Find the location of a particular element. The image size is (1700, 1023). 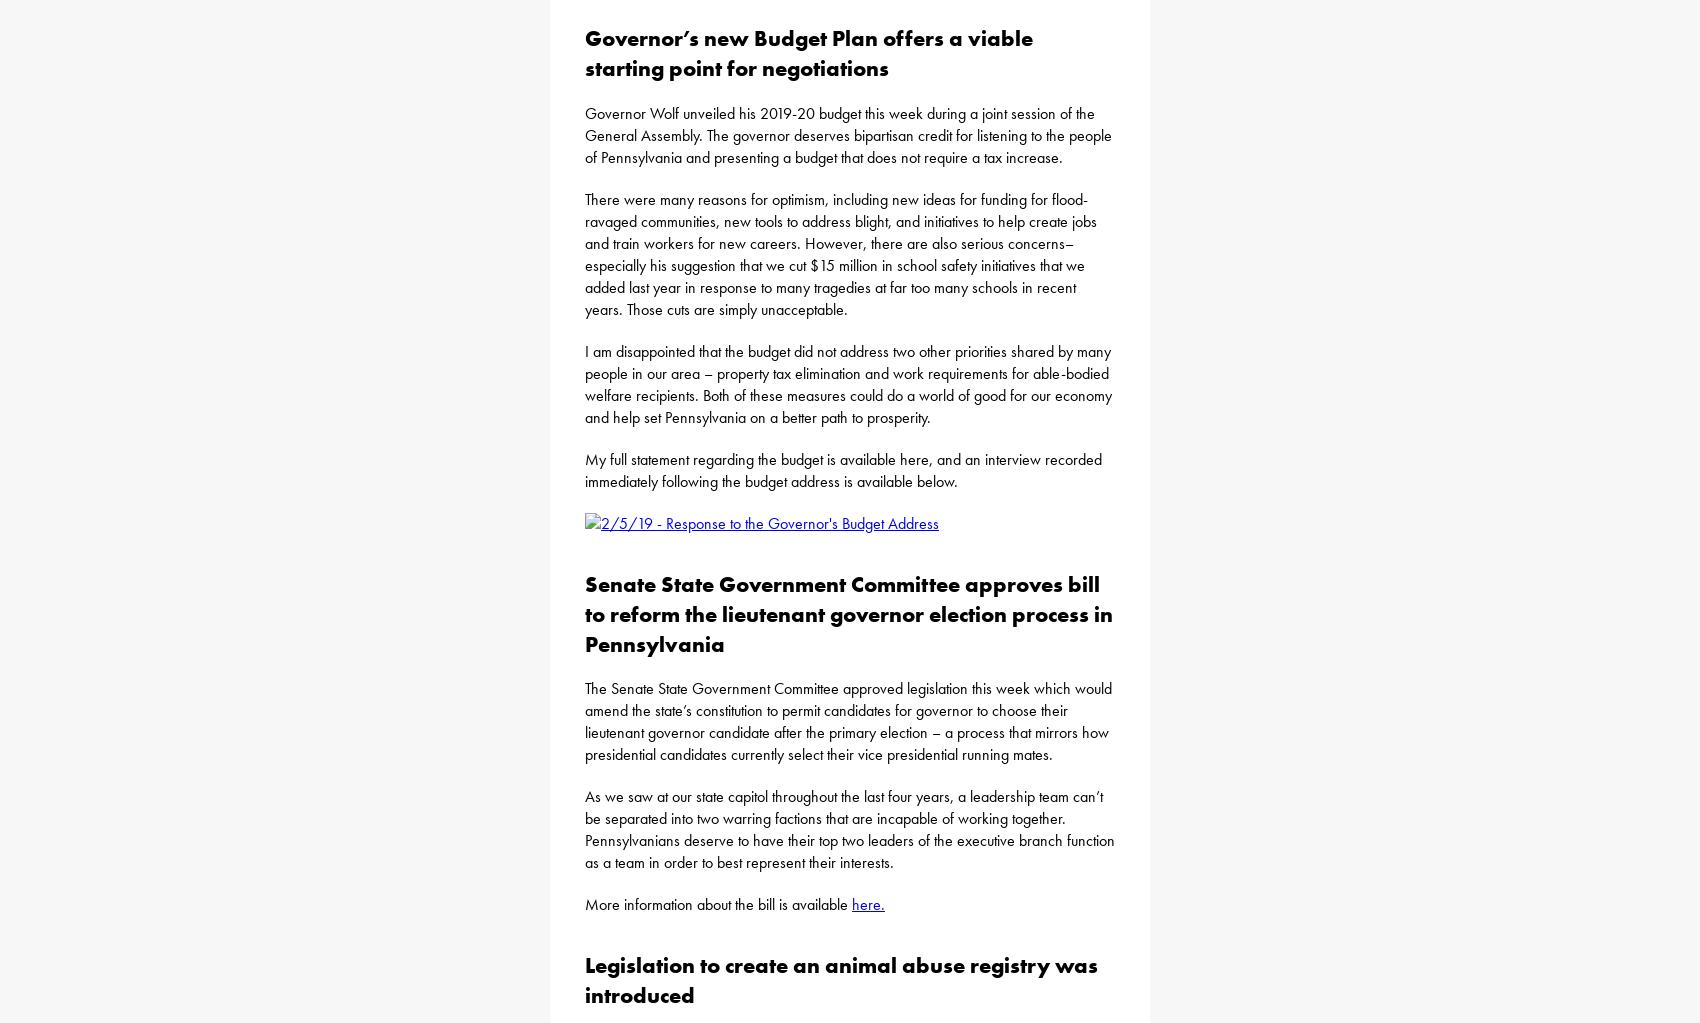

'Governor’s new Budget Plan offers a viable starting point for negotiations' is located at coordinates (808, 52).